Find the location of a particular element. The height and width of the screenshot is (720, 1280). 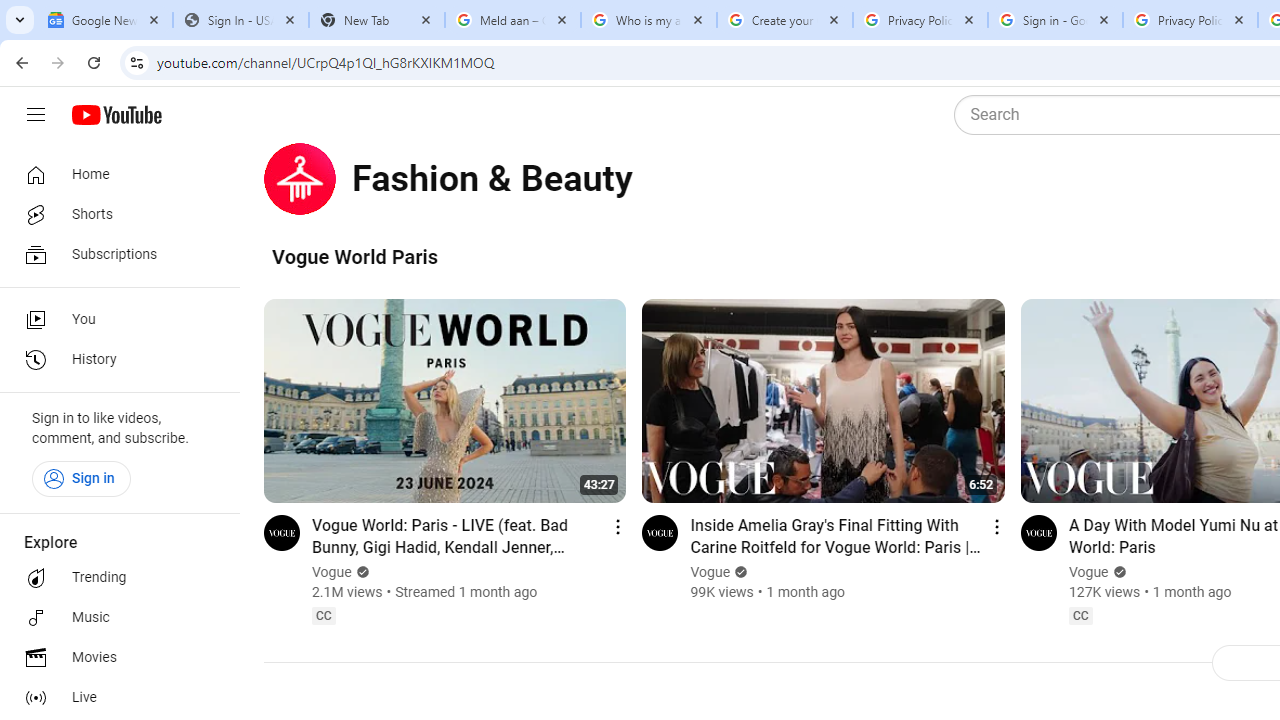

'Live' is located at coordinates (112, 697).